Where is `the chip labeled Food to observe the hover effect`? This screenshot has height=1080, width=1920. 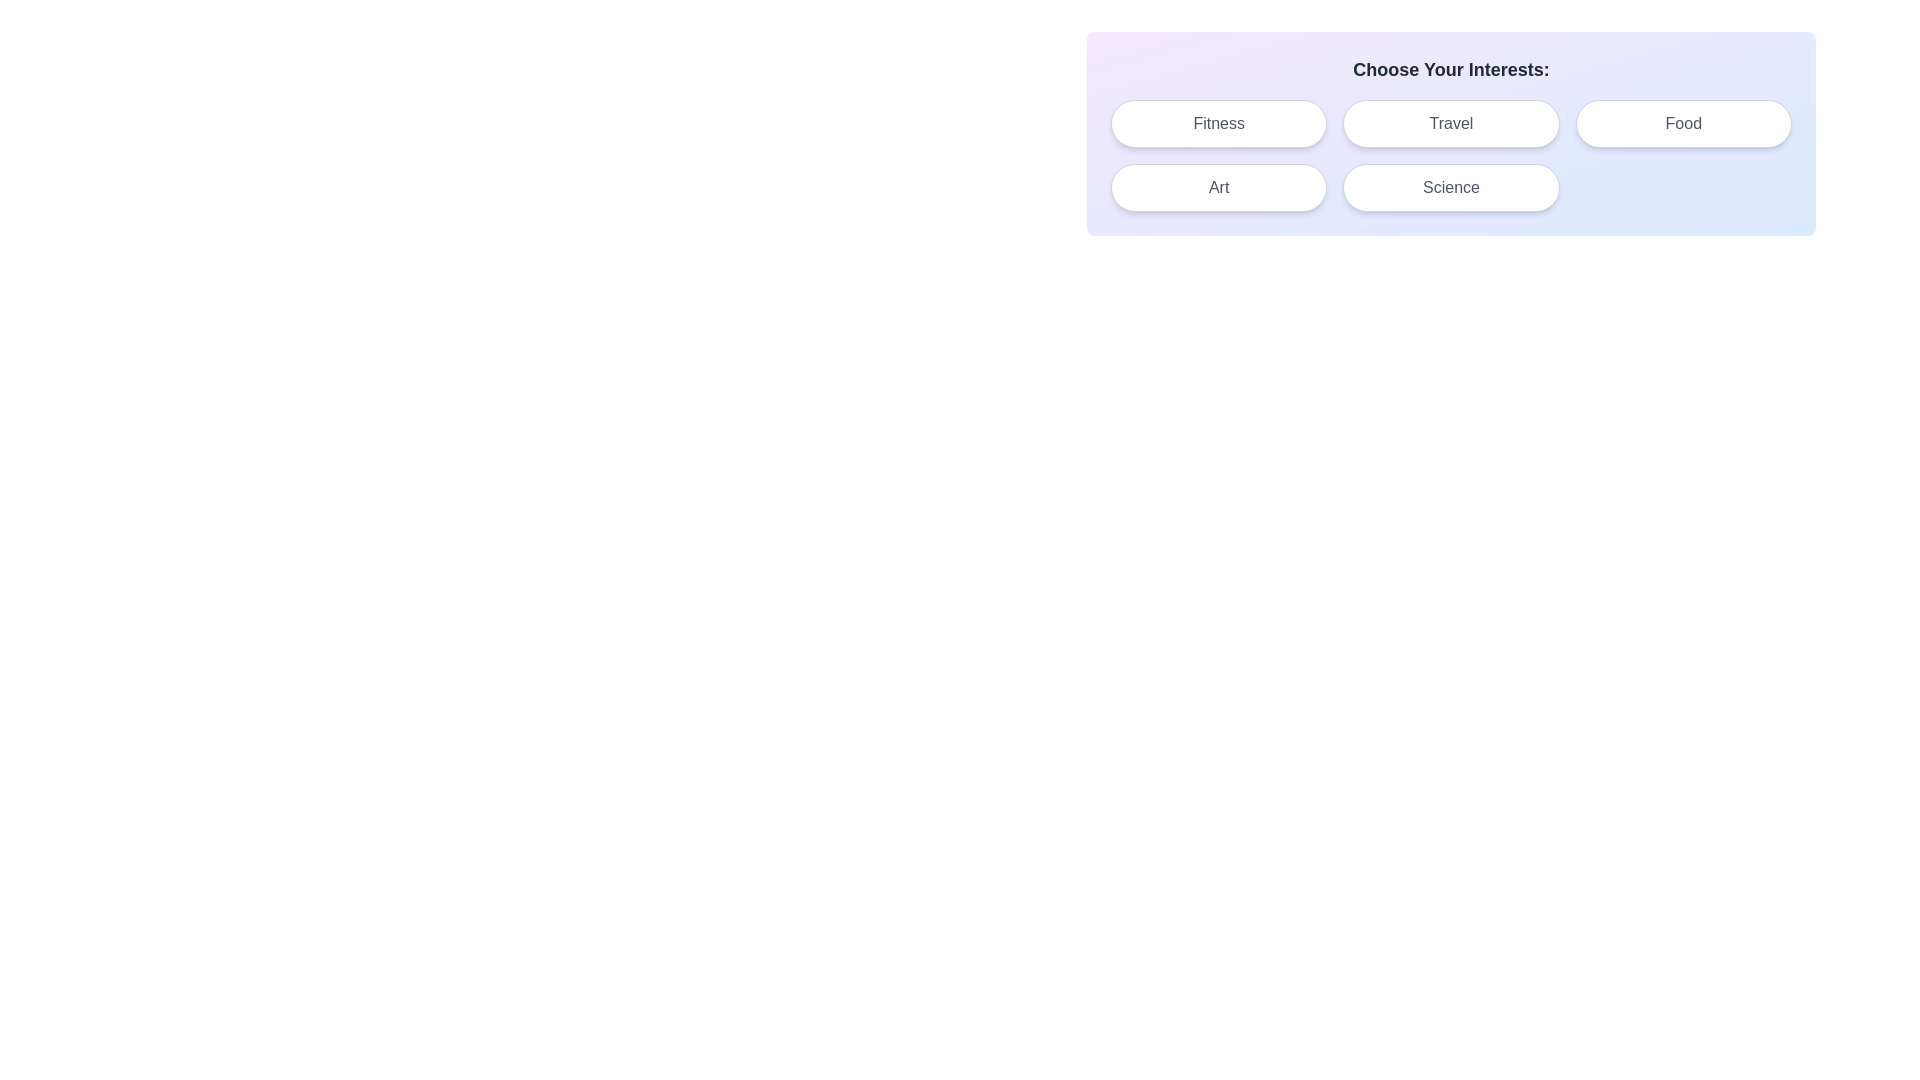 the chip labeled Food to observe the hover effect is located at coordinates (1682, 123).